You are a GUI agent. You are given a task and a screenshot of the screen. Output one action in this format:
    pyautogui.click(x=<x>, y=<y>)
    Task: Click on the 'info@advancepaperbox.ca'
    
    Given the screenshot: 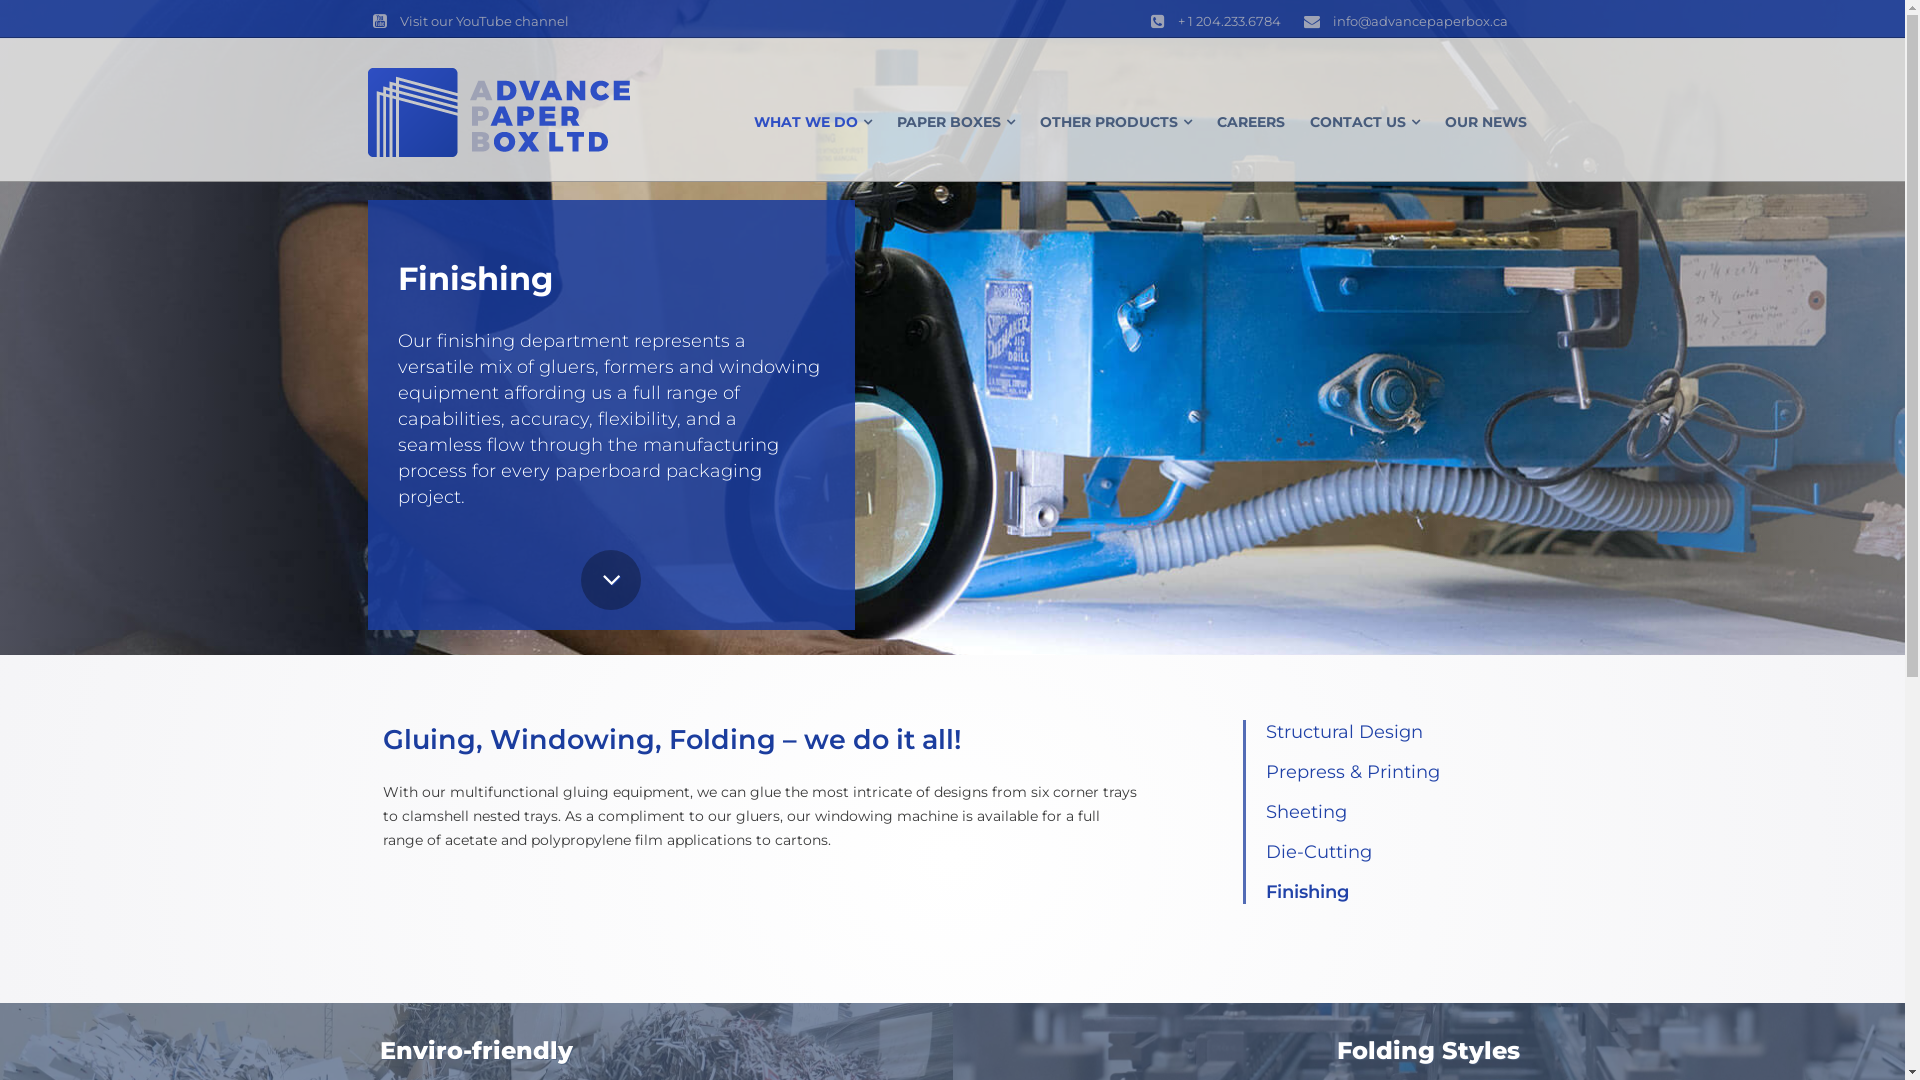 What is the action you would take?
    pyautogui.click(x=1401, y=19)
    